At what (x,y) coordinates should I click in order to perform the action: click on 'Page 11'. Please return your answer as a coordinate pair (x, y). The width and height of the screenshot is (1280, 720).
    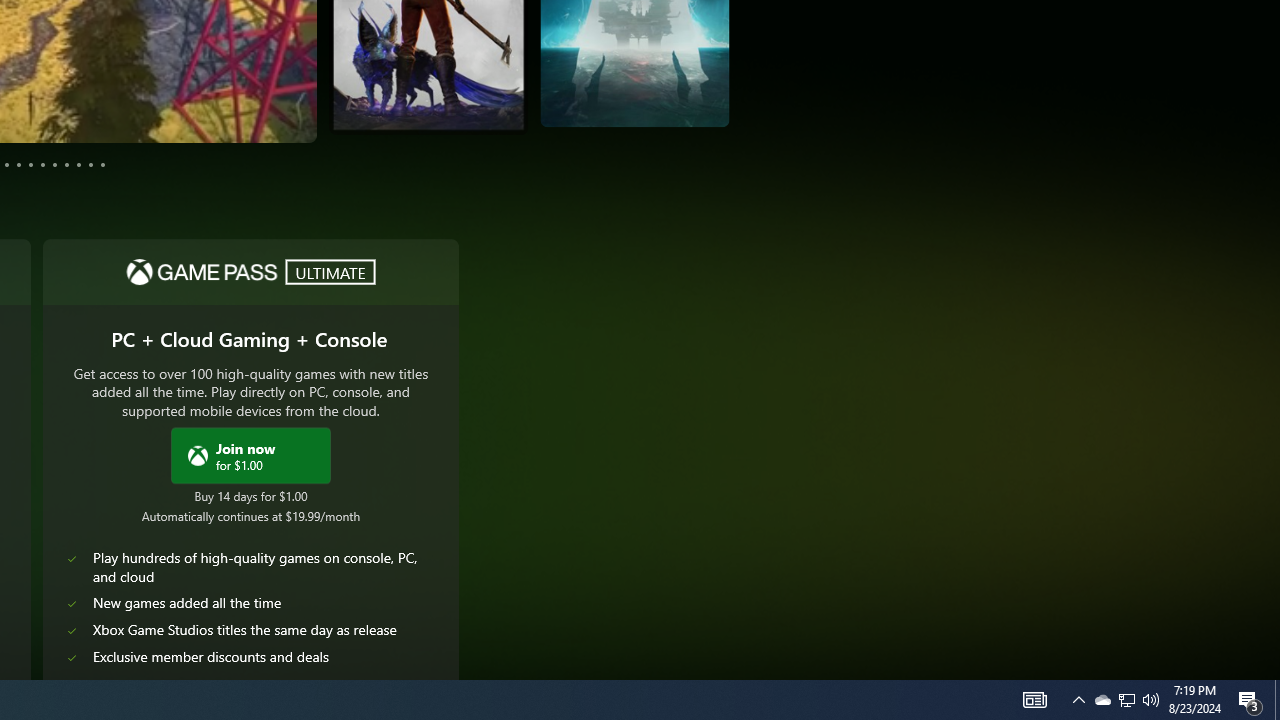
    Looking at the image, I should click on (89, 163).